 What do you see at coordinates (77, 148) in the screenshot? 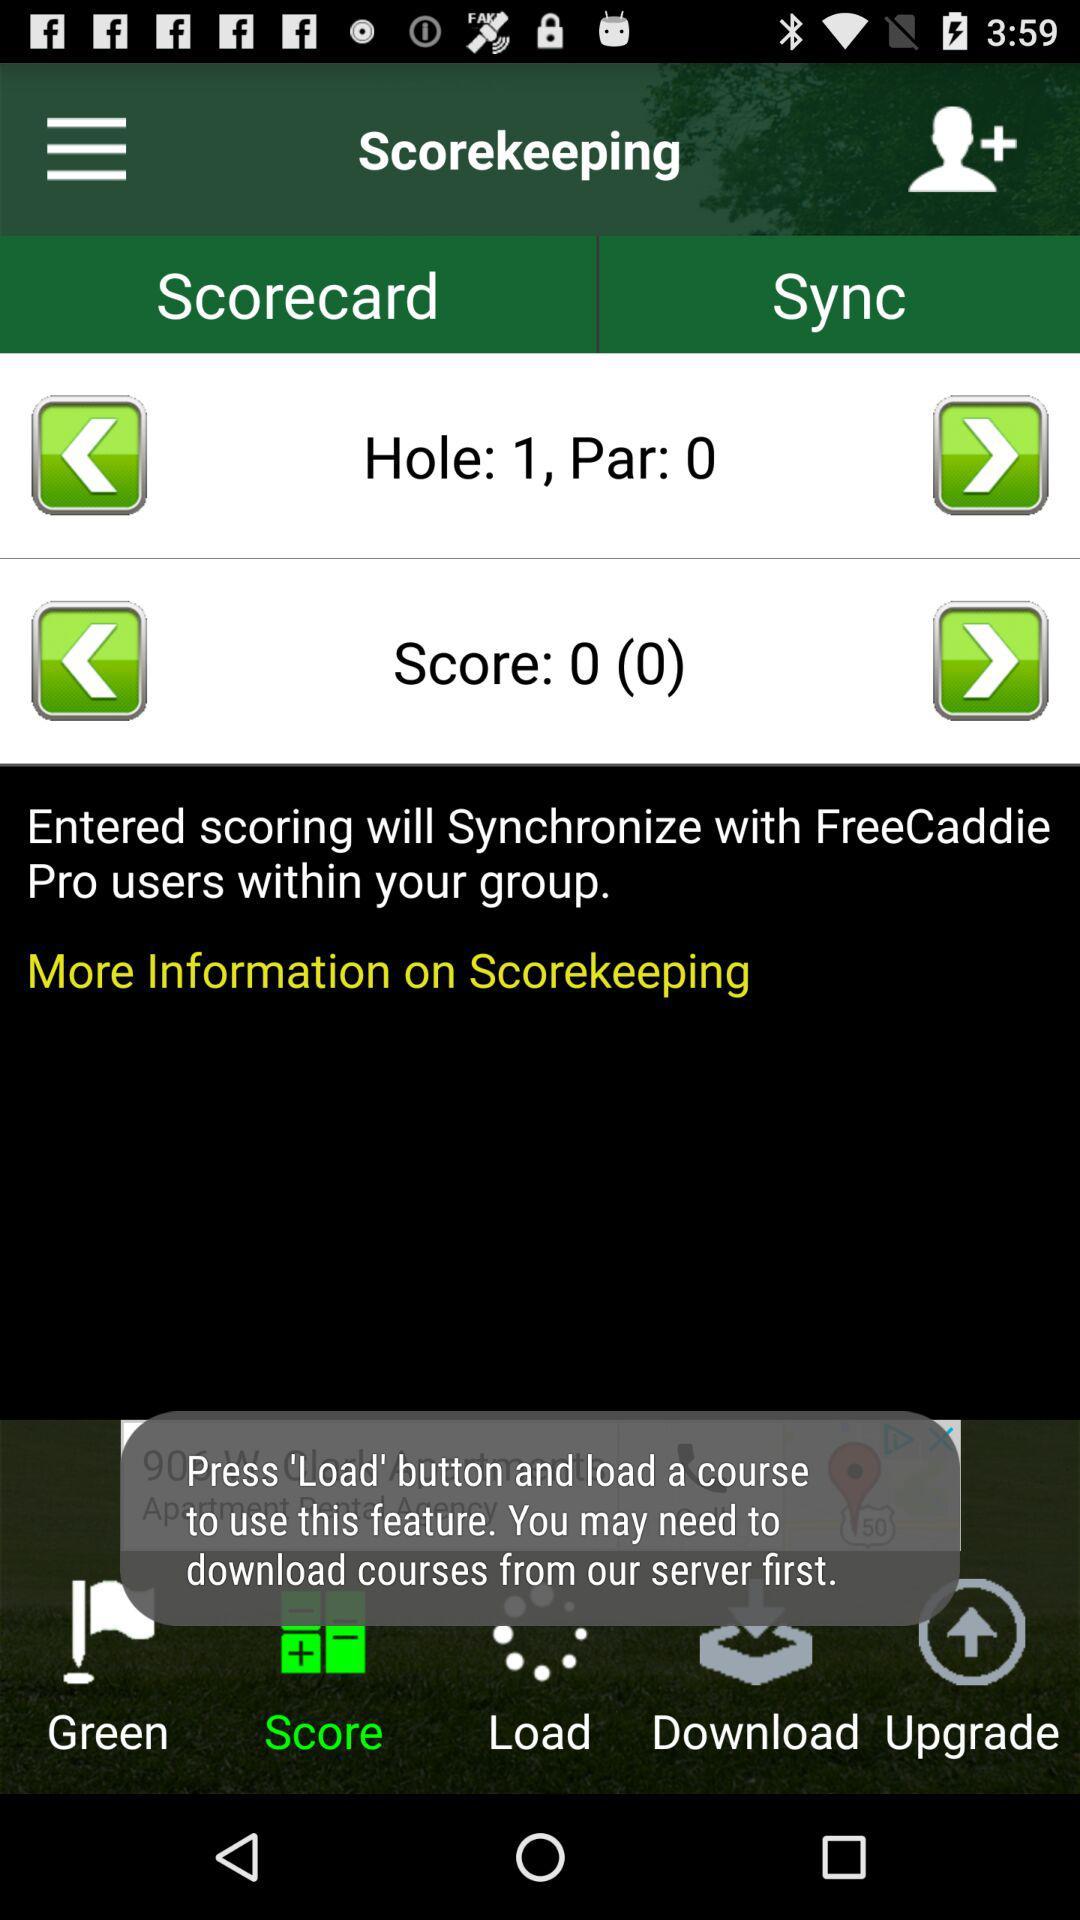
I see `the menu icon at the top right` at bounding box center [77, 148].